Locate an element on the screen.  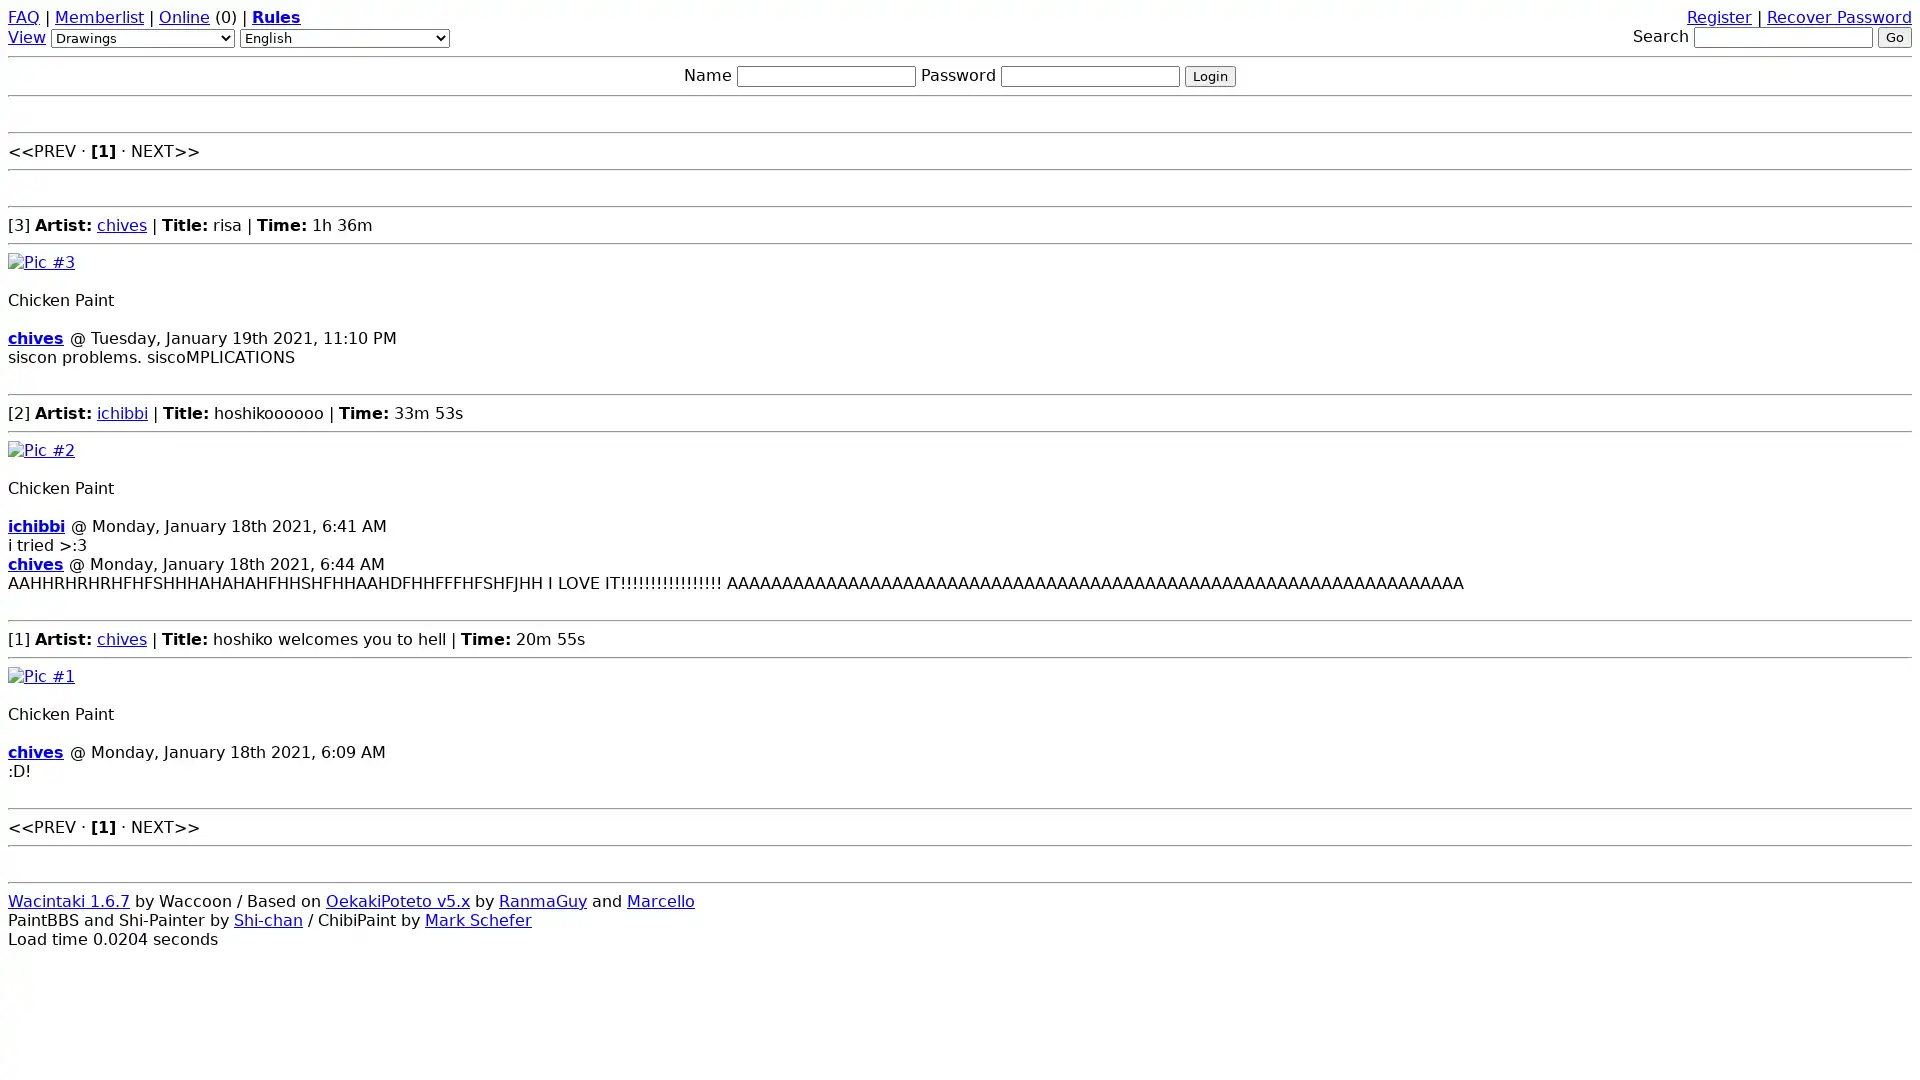
Go is located at coordinates (1894, 37).